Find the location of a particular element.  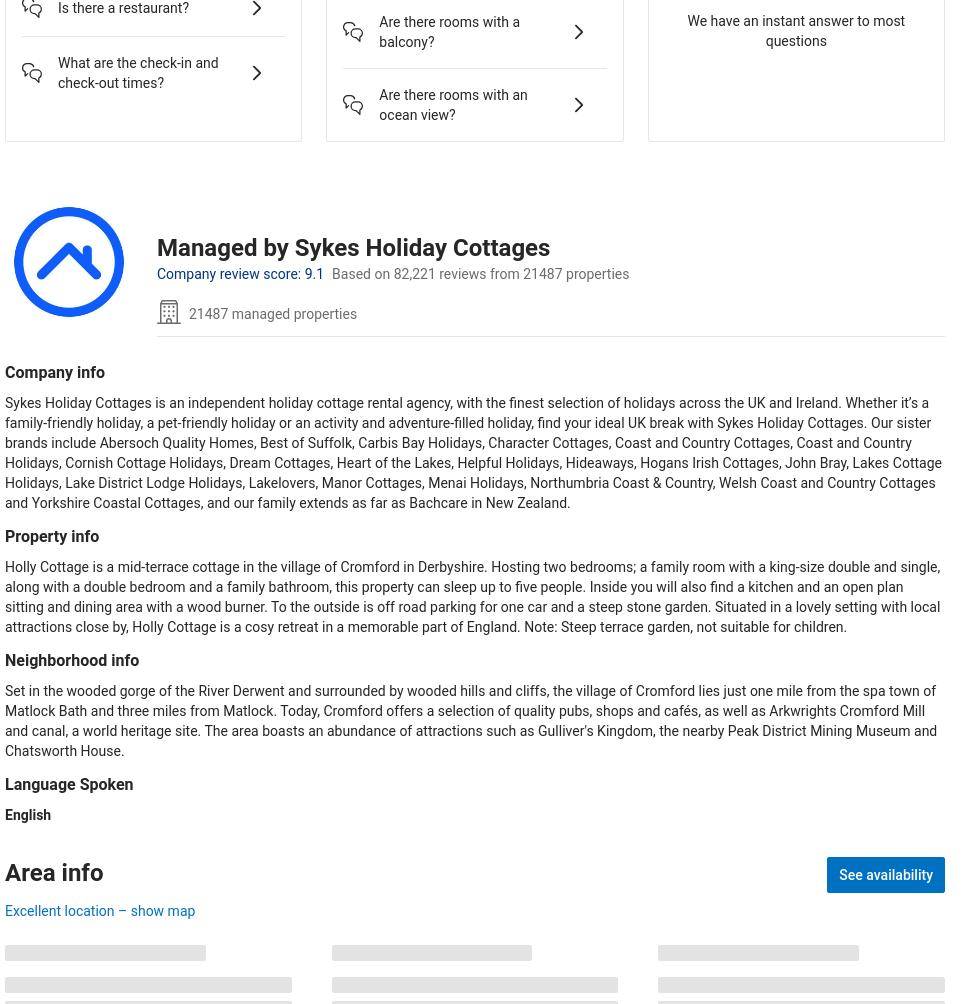

'Language Spoken' is located at coordinates (67, 783).